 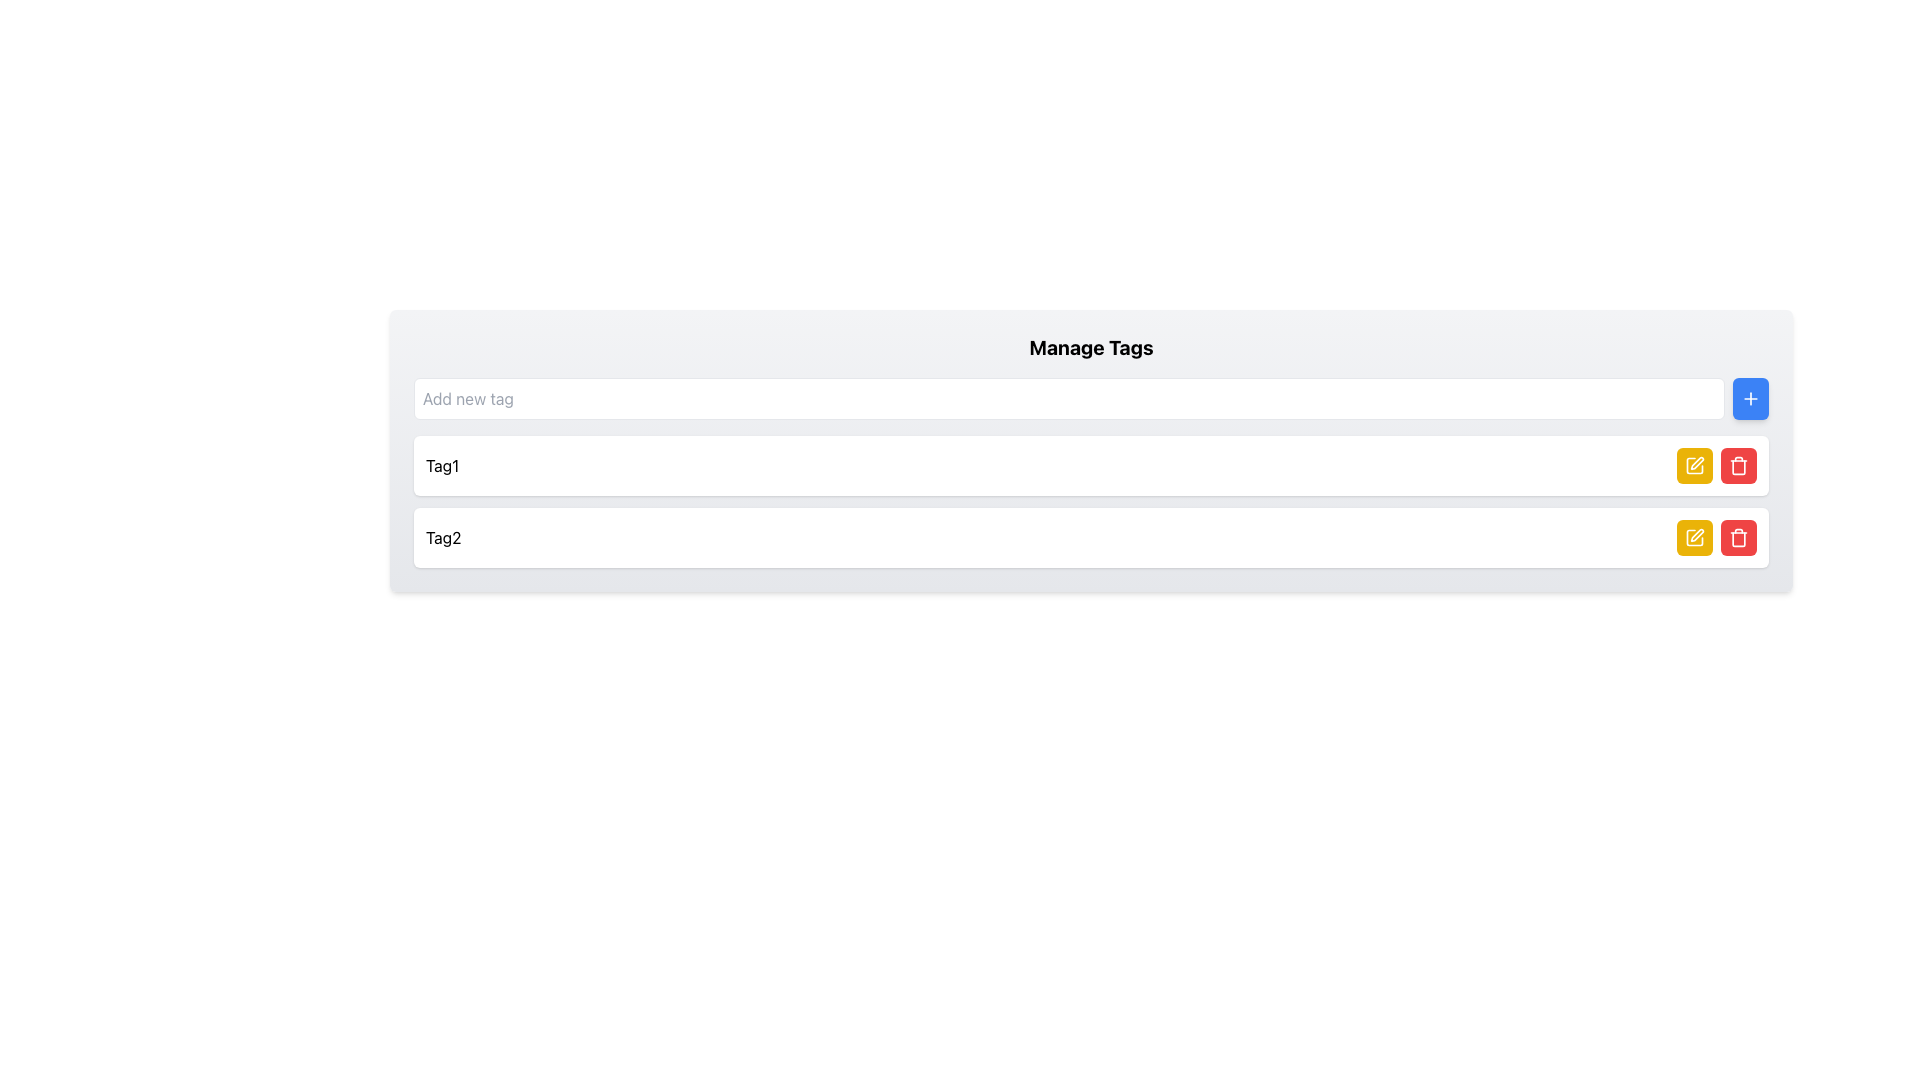 I want to click on the middle element of the SVG trash icon, which signifies a delete action, located in the rightmost column of the user interface, so click(x=1737, y=538).